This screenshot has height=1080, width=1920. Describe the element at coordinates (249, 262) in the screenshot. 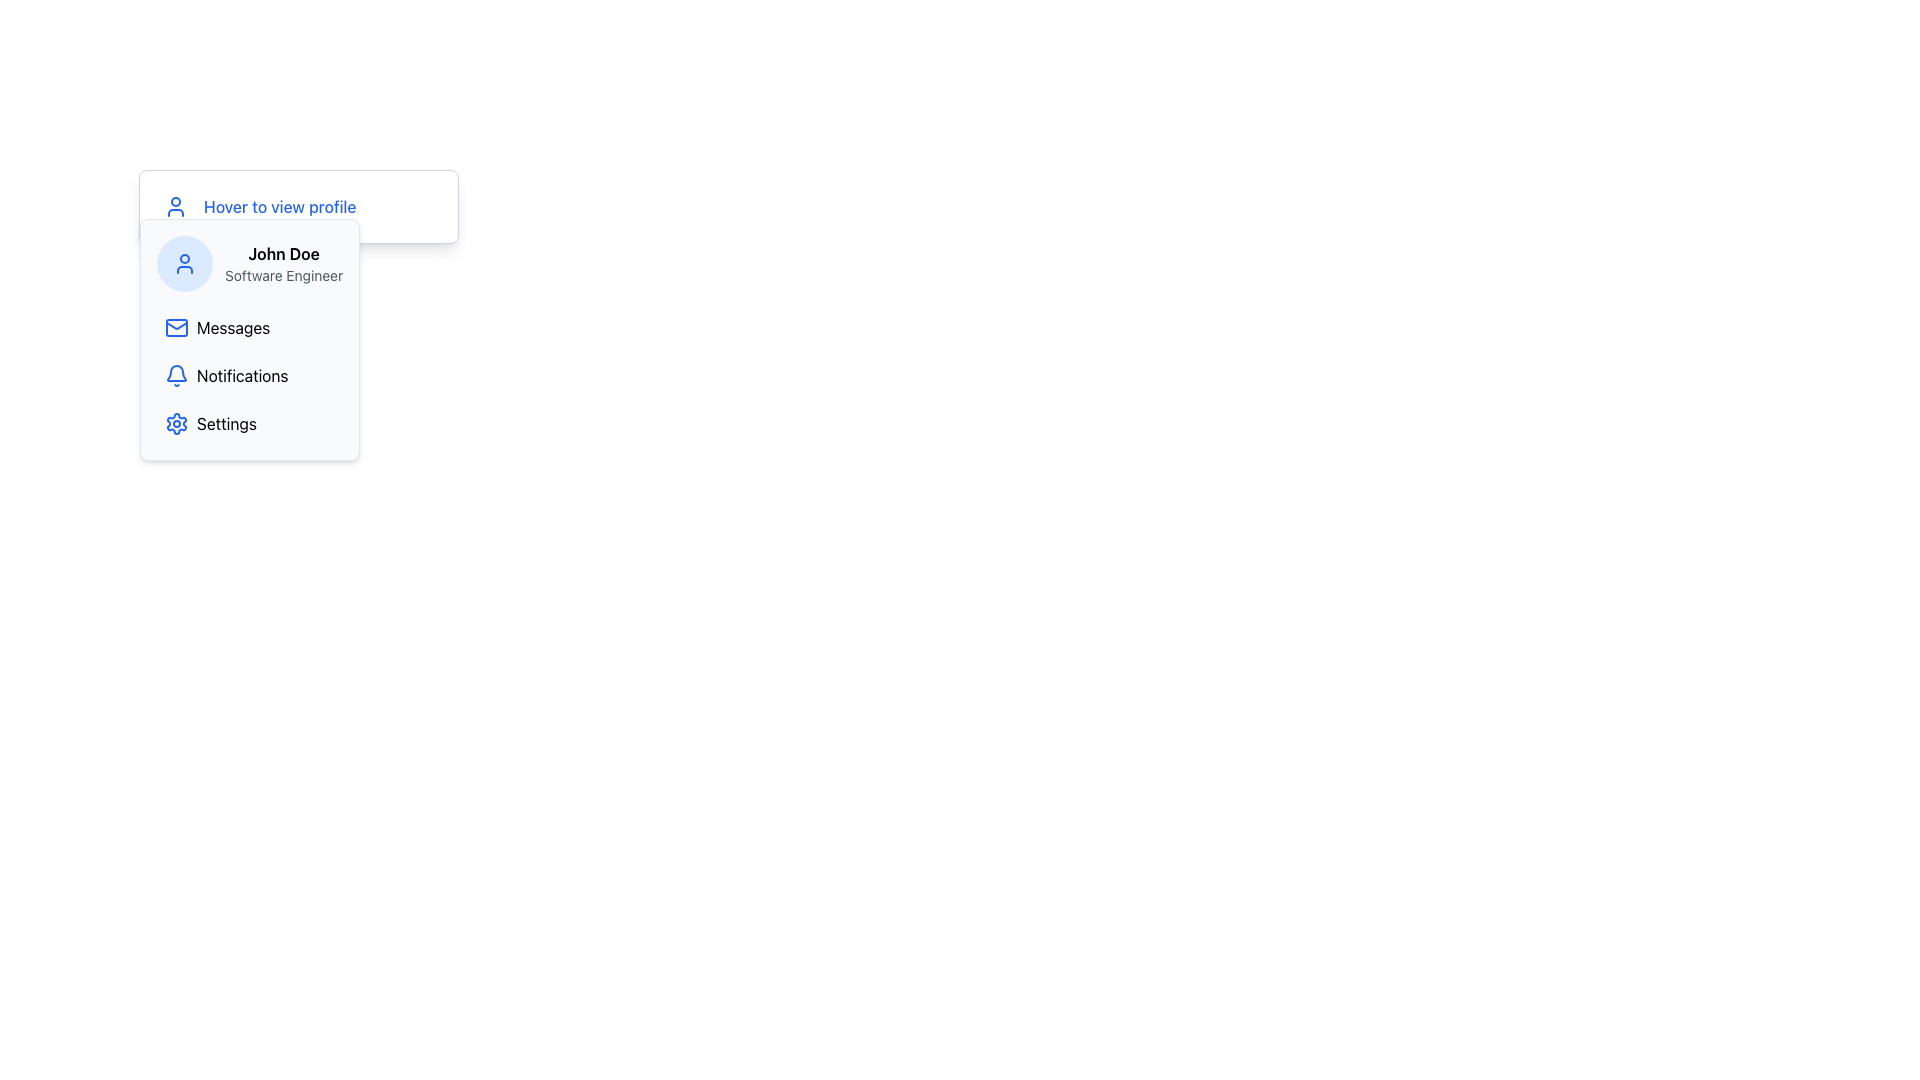

I see `the User Profile Display element which features a circular icon with a user profile illustration on the left and two lines of text reading 'John Doe' and 'Software Engineer' on the right, located in the dropdown menu below the 'Hover` at that location.